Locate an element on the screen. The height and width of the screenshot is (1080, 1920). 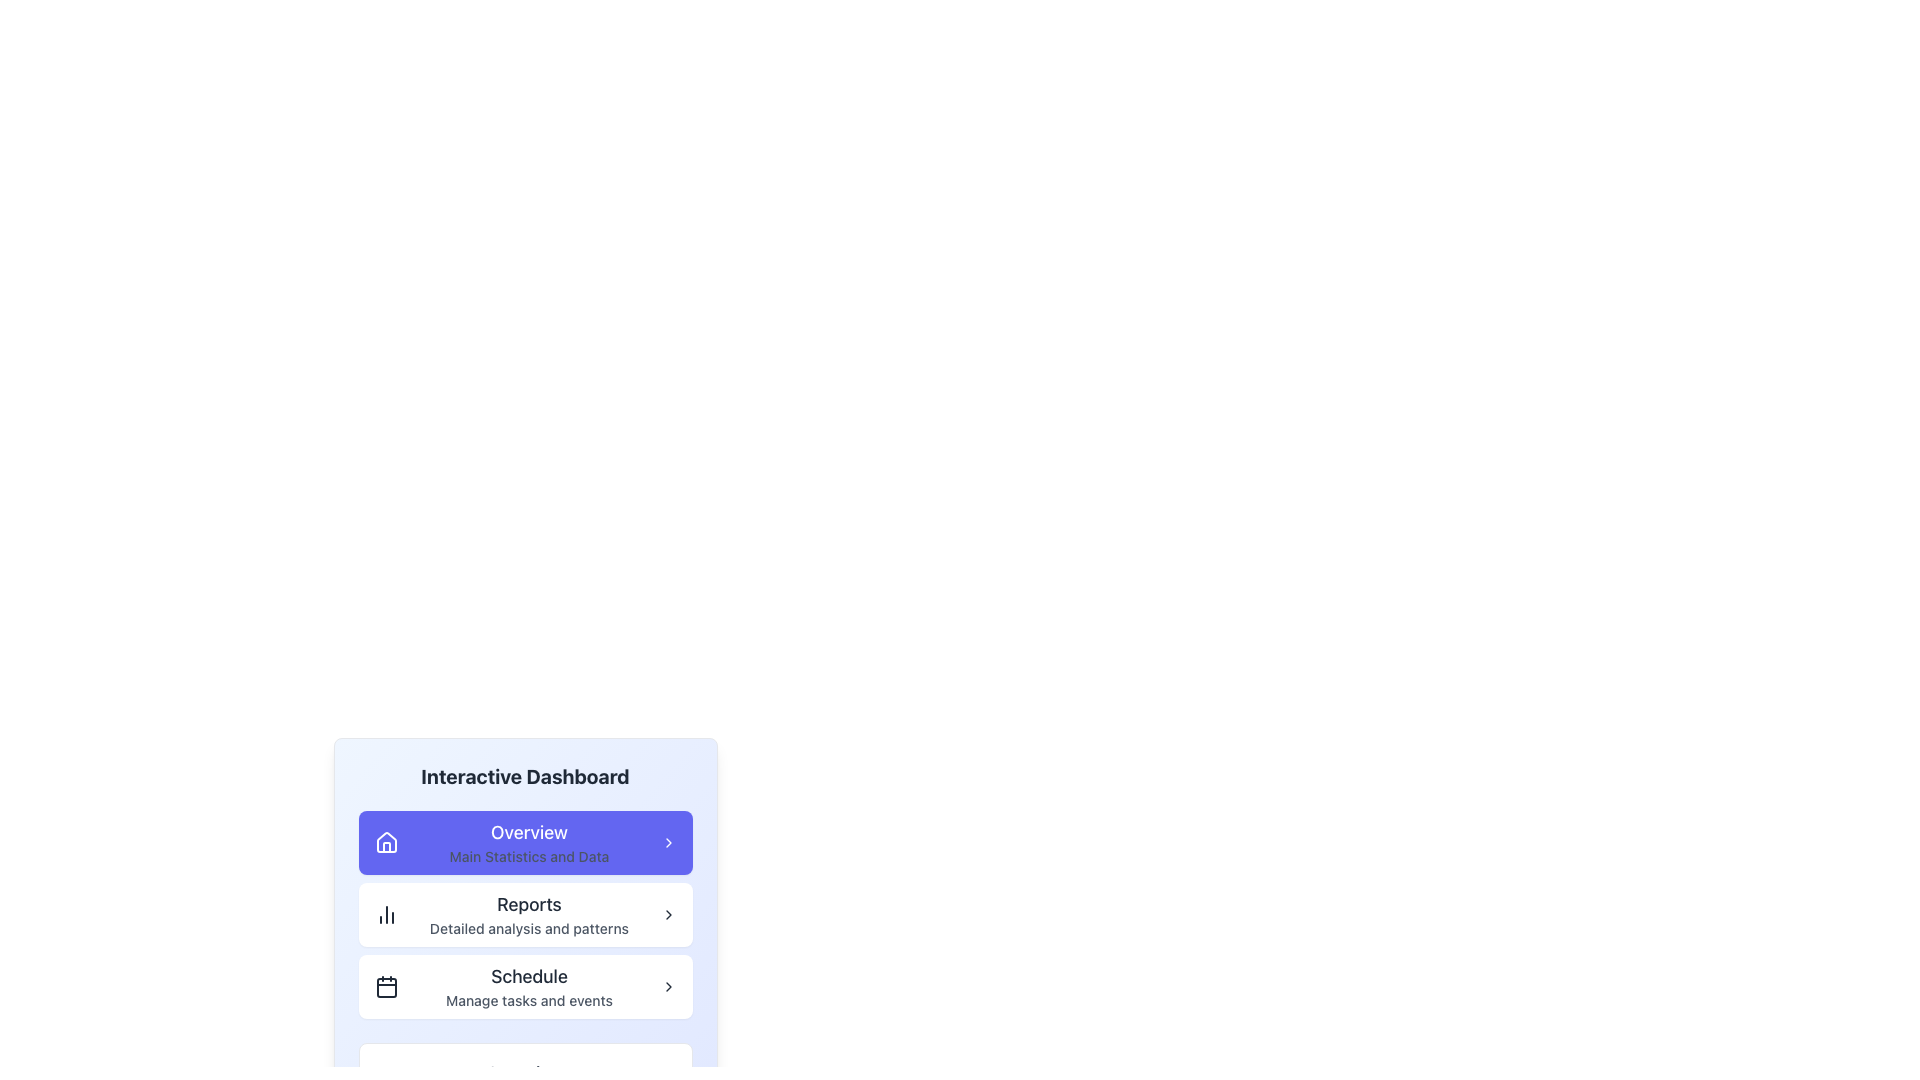
the topmost text label within the button component in the navigation panel is located at coordinates (529, 833).